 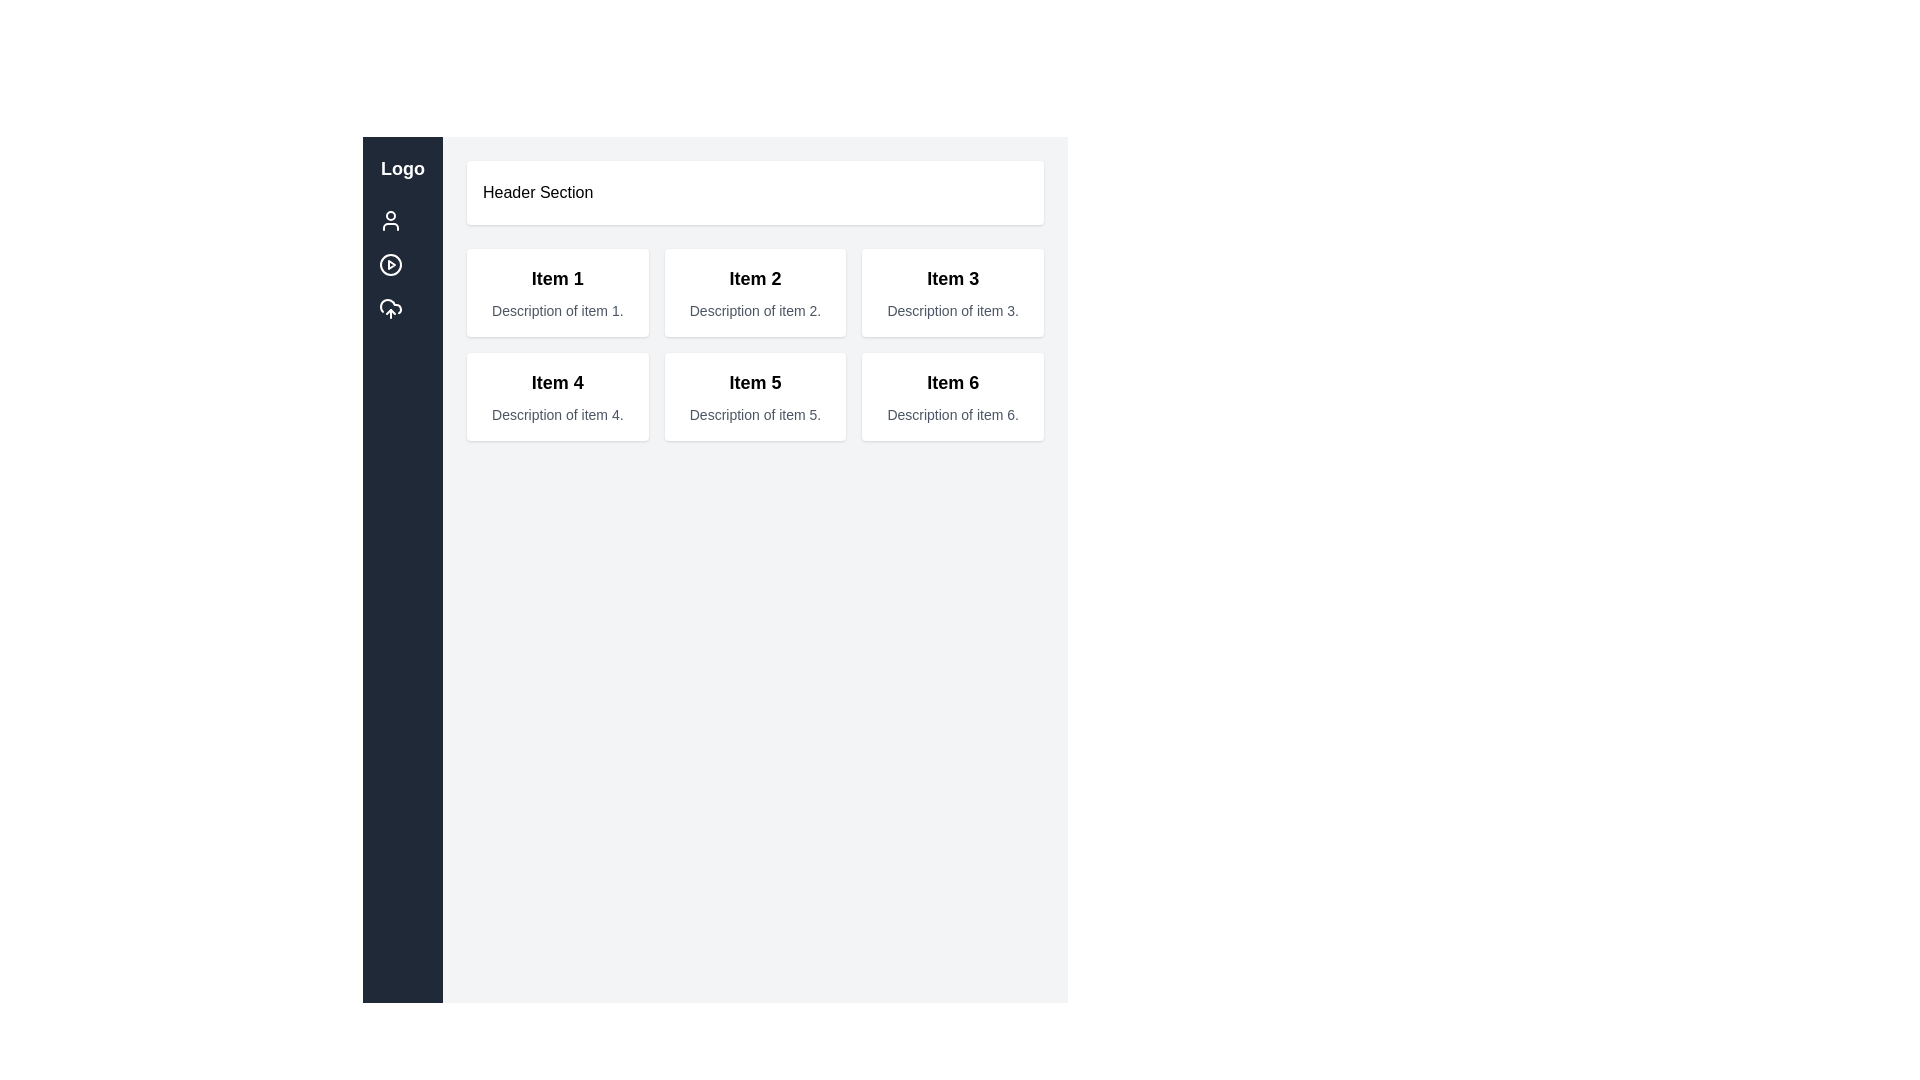 I want to click on the upload icon located in the sidebar navigation panel, positioned third in the vertical list of icons, so click(x=390, y=306).